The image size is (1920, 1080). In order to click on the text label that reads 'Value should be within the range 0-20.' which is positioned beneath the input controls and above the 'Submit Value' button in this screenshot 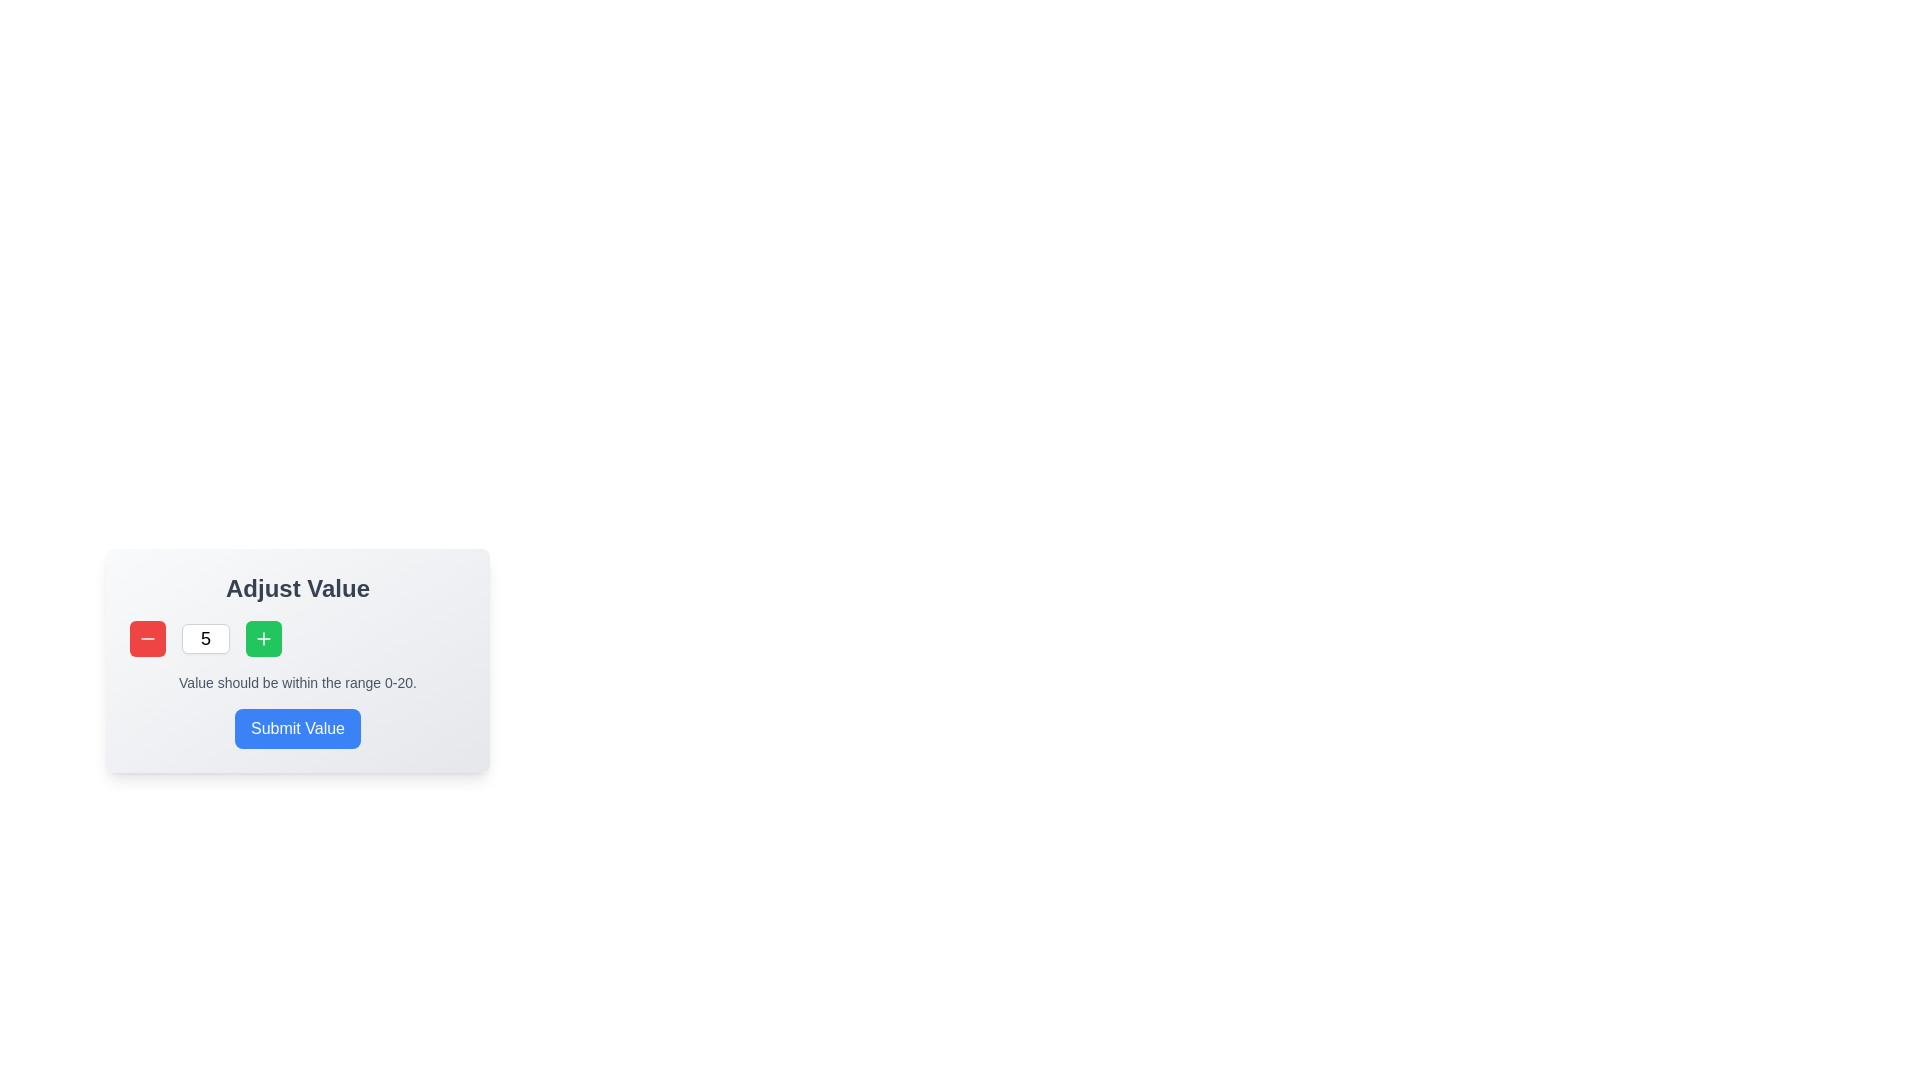, I will do `click(296, 681)`.